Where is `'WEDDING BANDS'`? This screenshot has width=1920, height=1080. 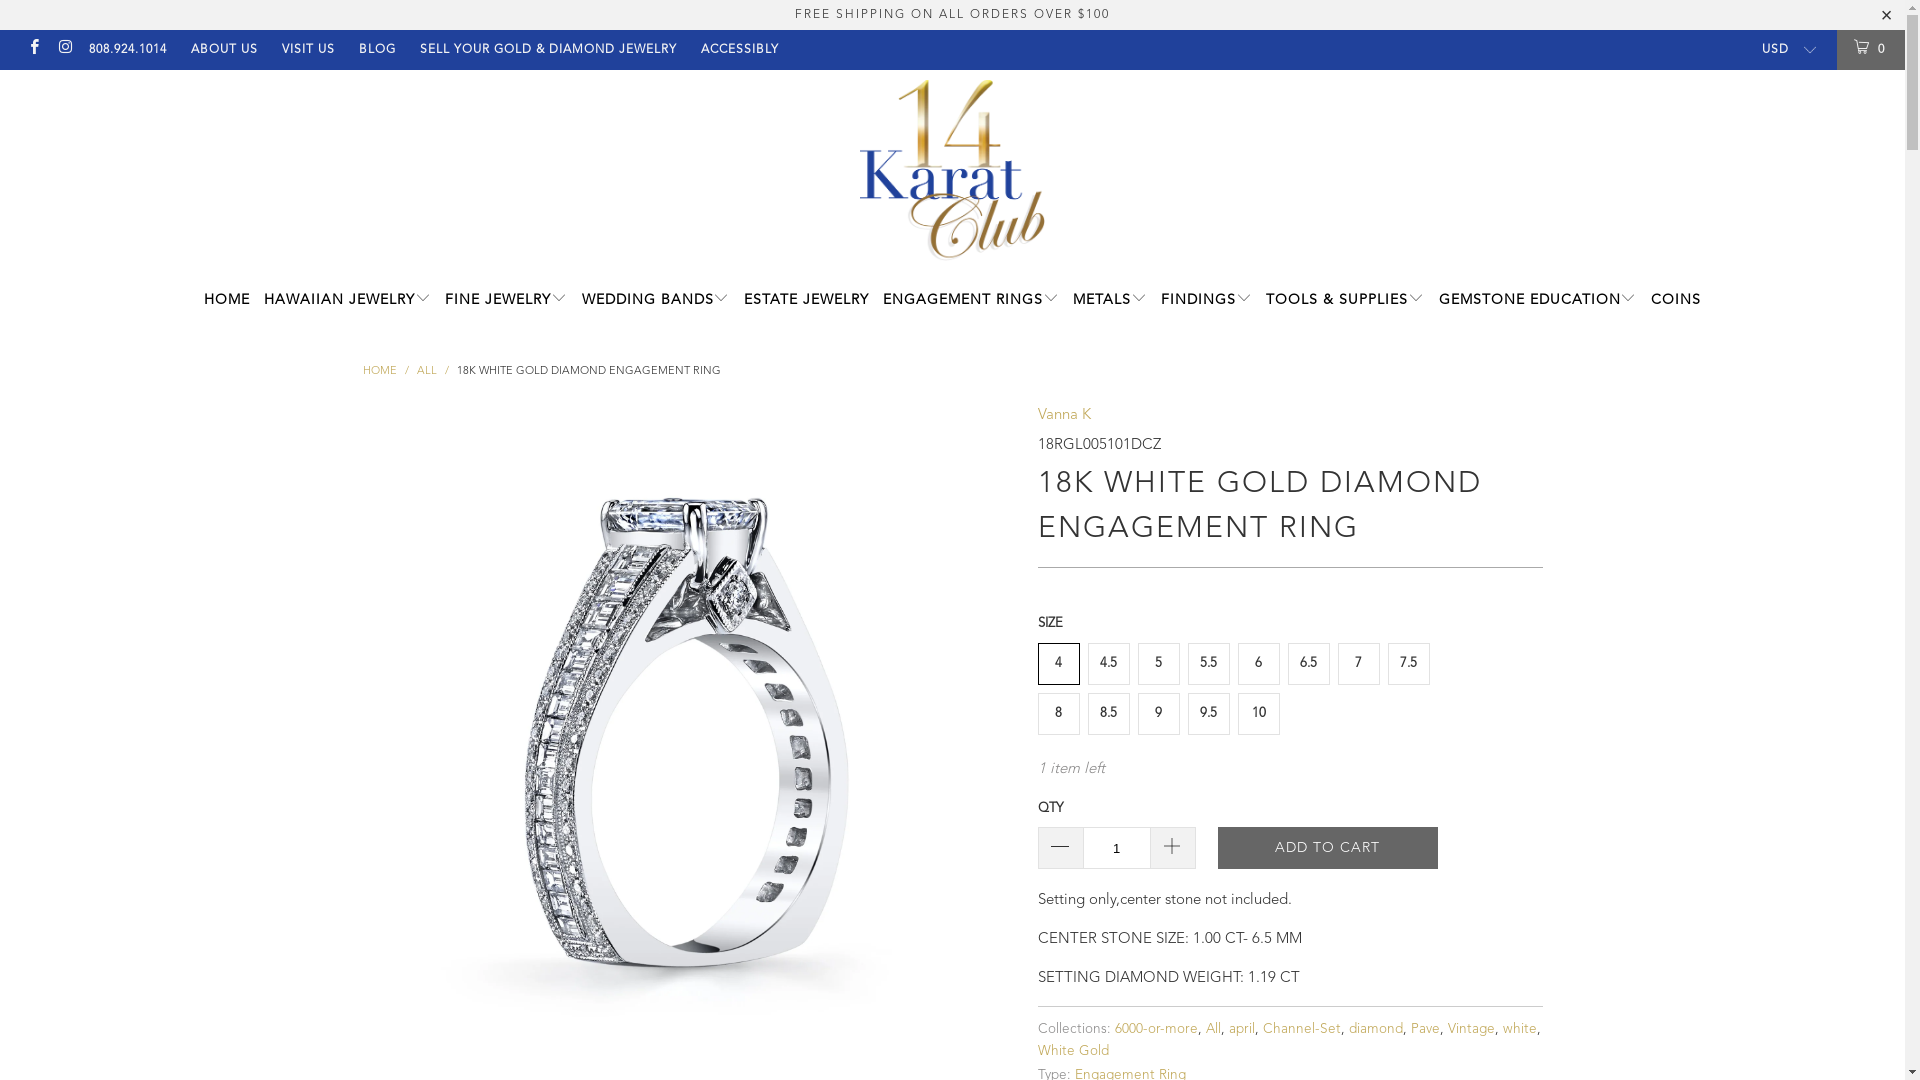 'WEDDING BANDS' is located at coordinates (656, 300).